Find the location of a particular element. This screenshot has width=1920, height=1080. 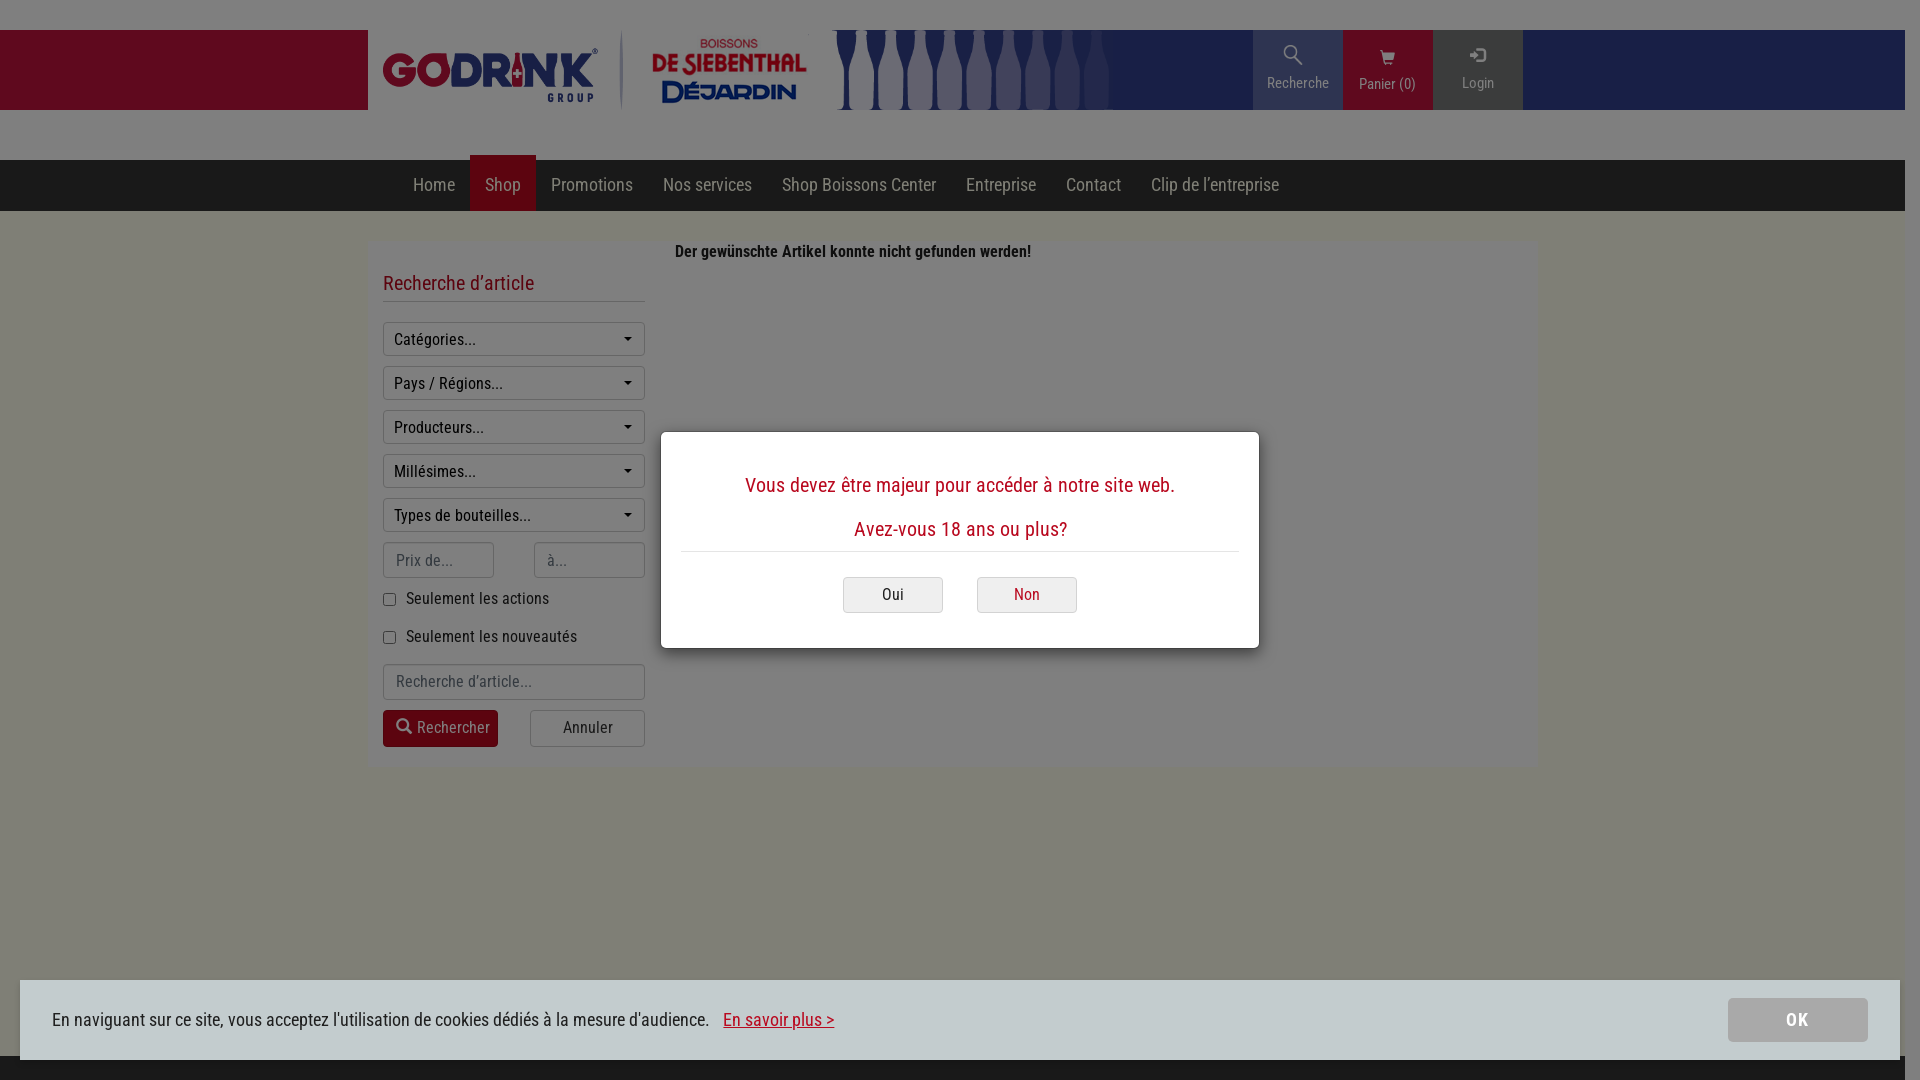

'Producteurs...' is located at coordinates (513, 426).